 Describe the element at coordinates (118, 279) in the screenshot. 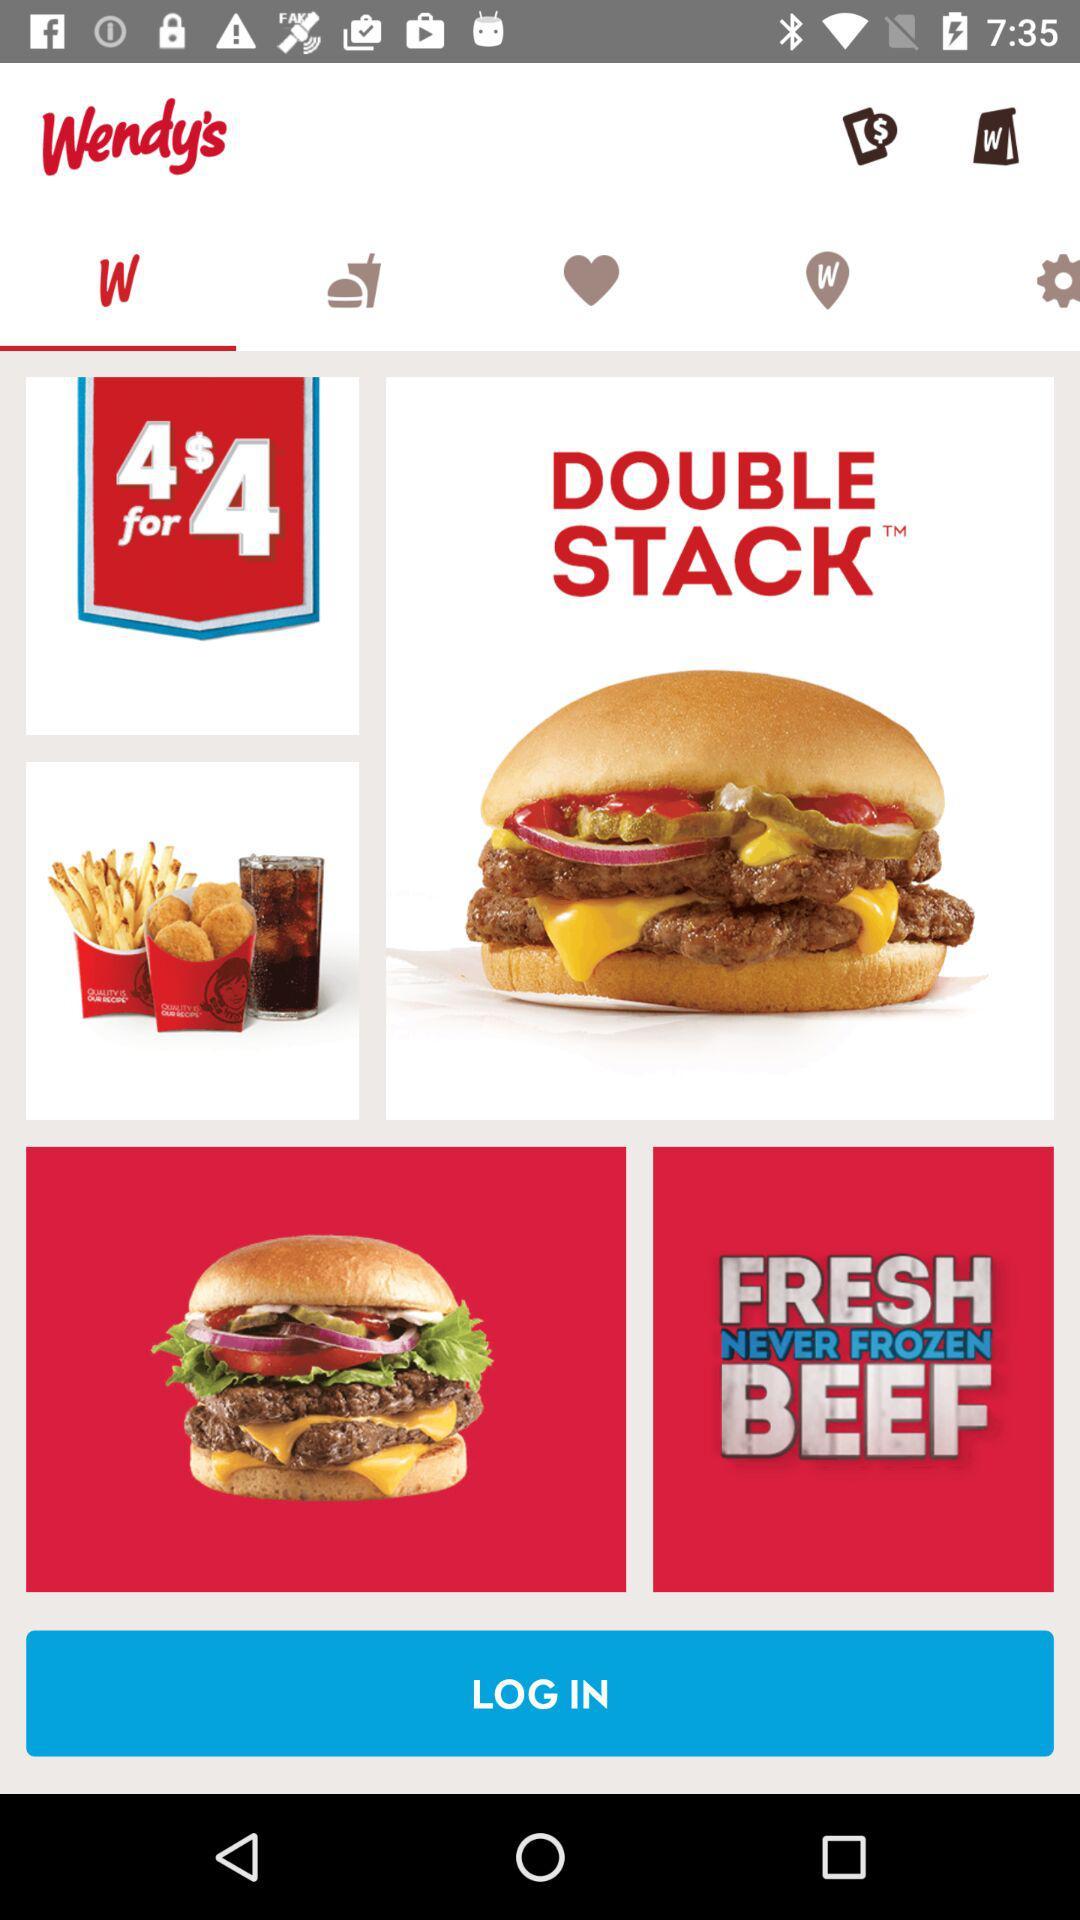

I see `homepage option` at that location.